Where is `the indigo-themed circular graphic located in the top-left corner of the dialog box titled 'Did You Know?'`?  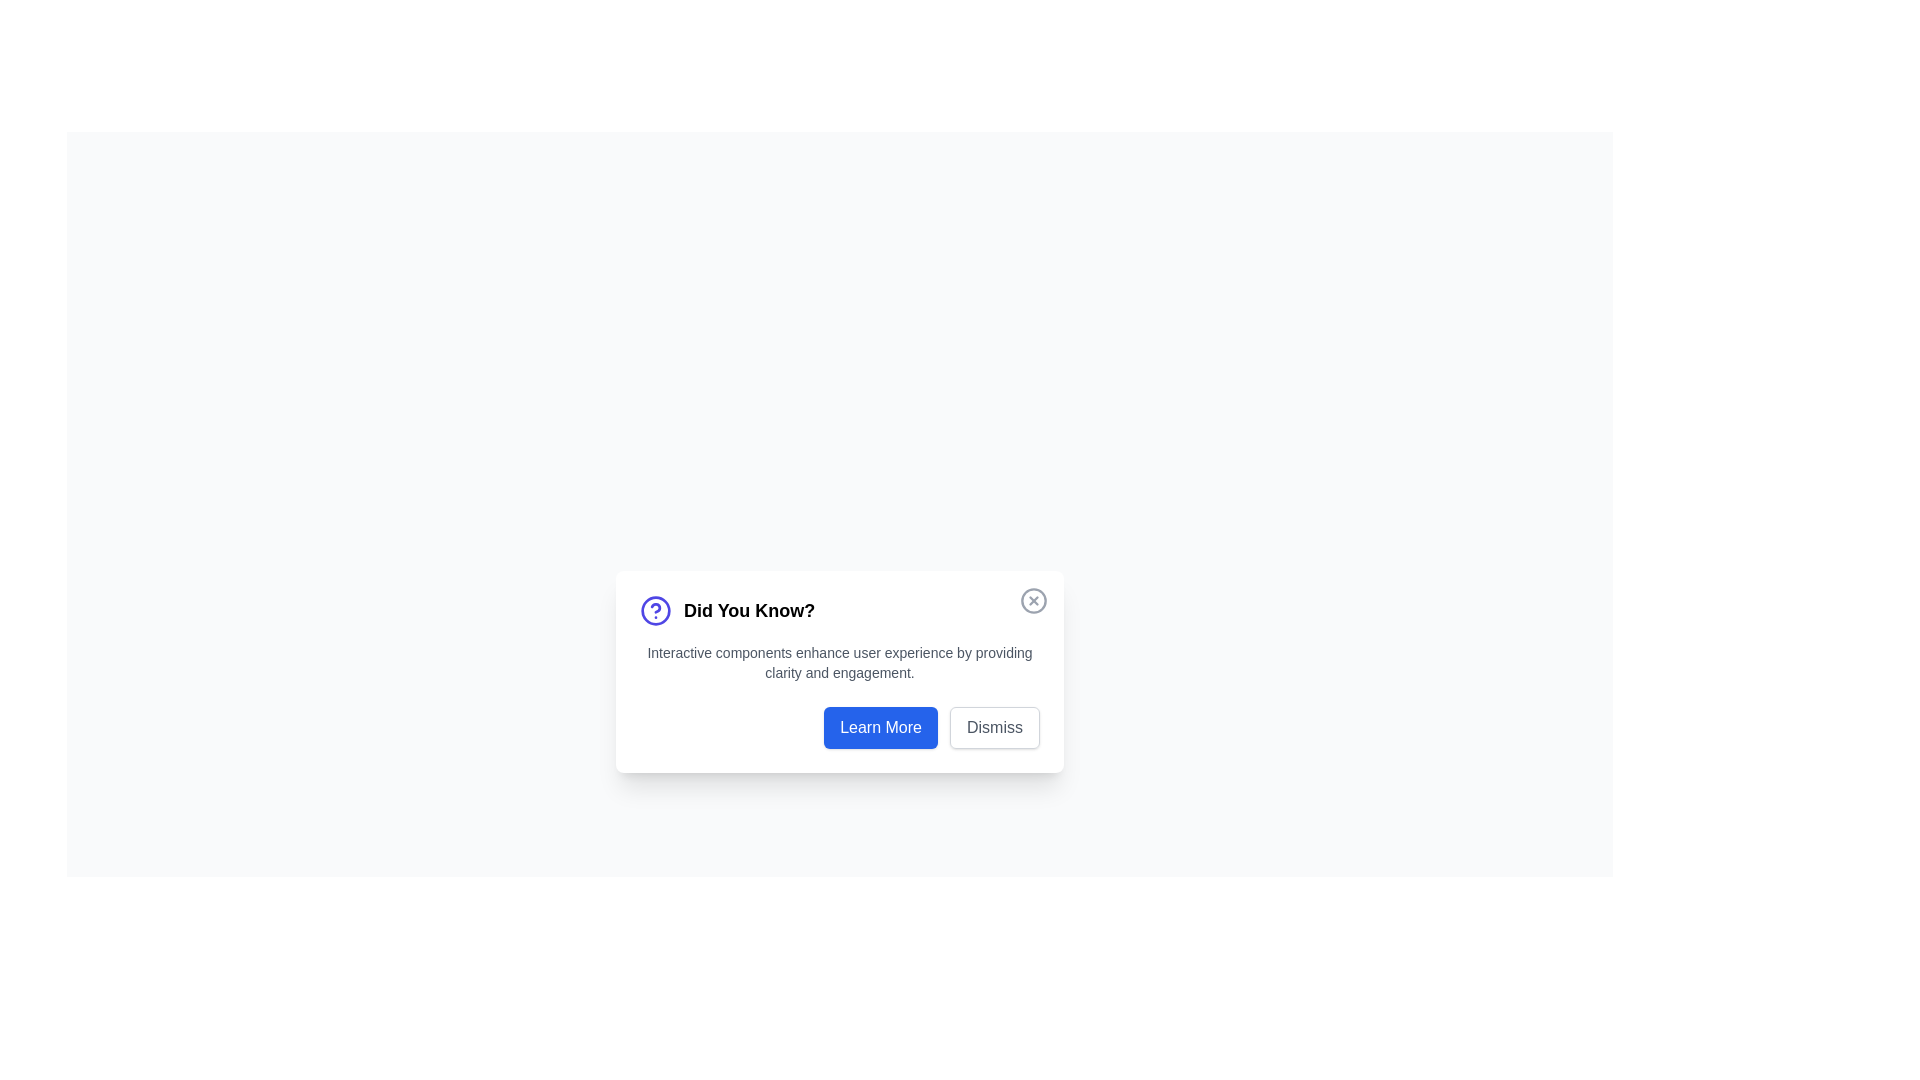 the indigo-themed circular graphic located in the top-left corner of the dialog box titled 'Did You Know?' is located at coordinates (656, 609).